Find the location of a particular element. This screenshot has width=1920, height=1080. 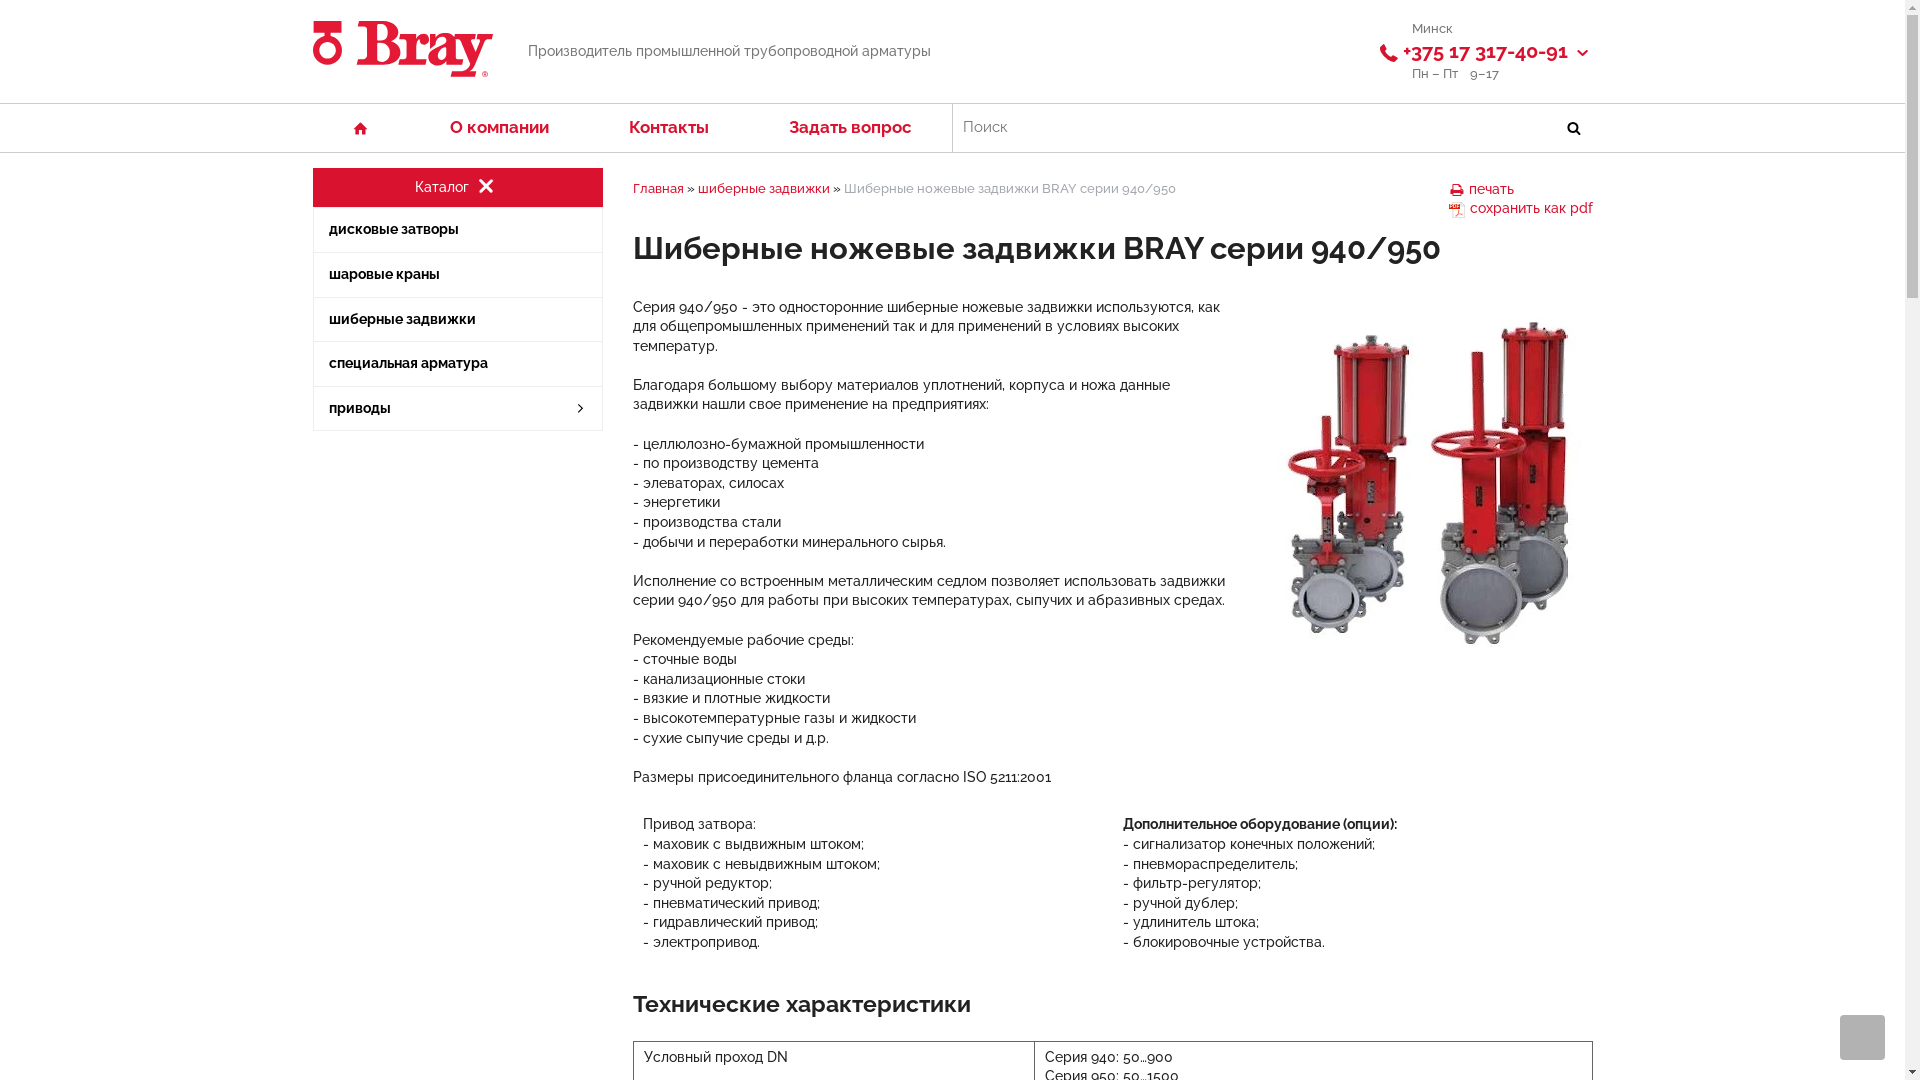

'+375 17 317-40-91' is located at coordinates (1484, 50).